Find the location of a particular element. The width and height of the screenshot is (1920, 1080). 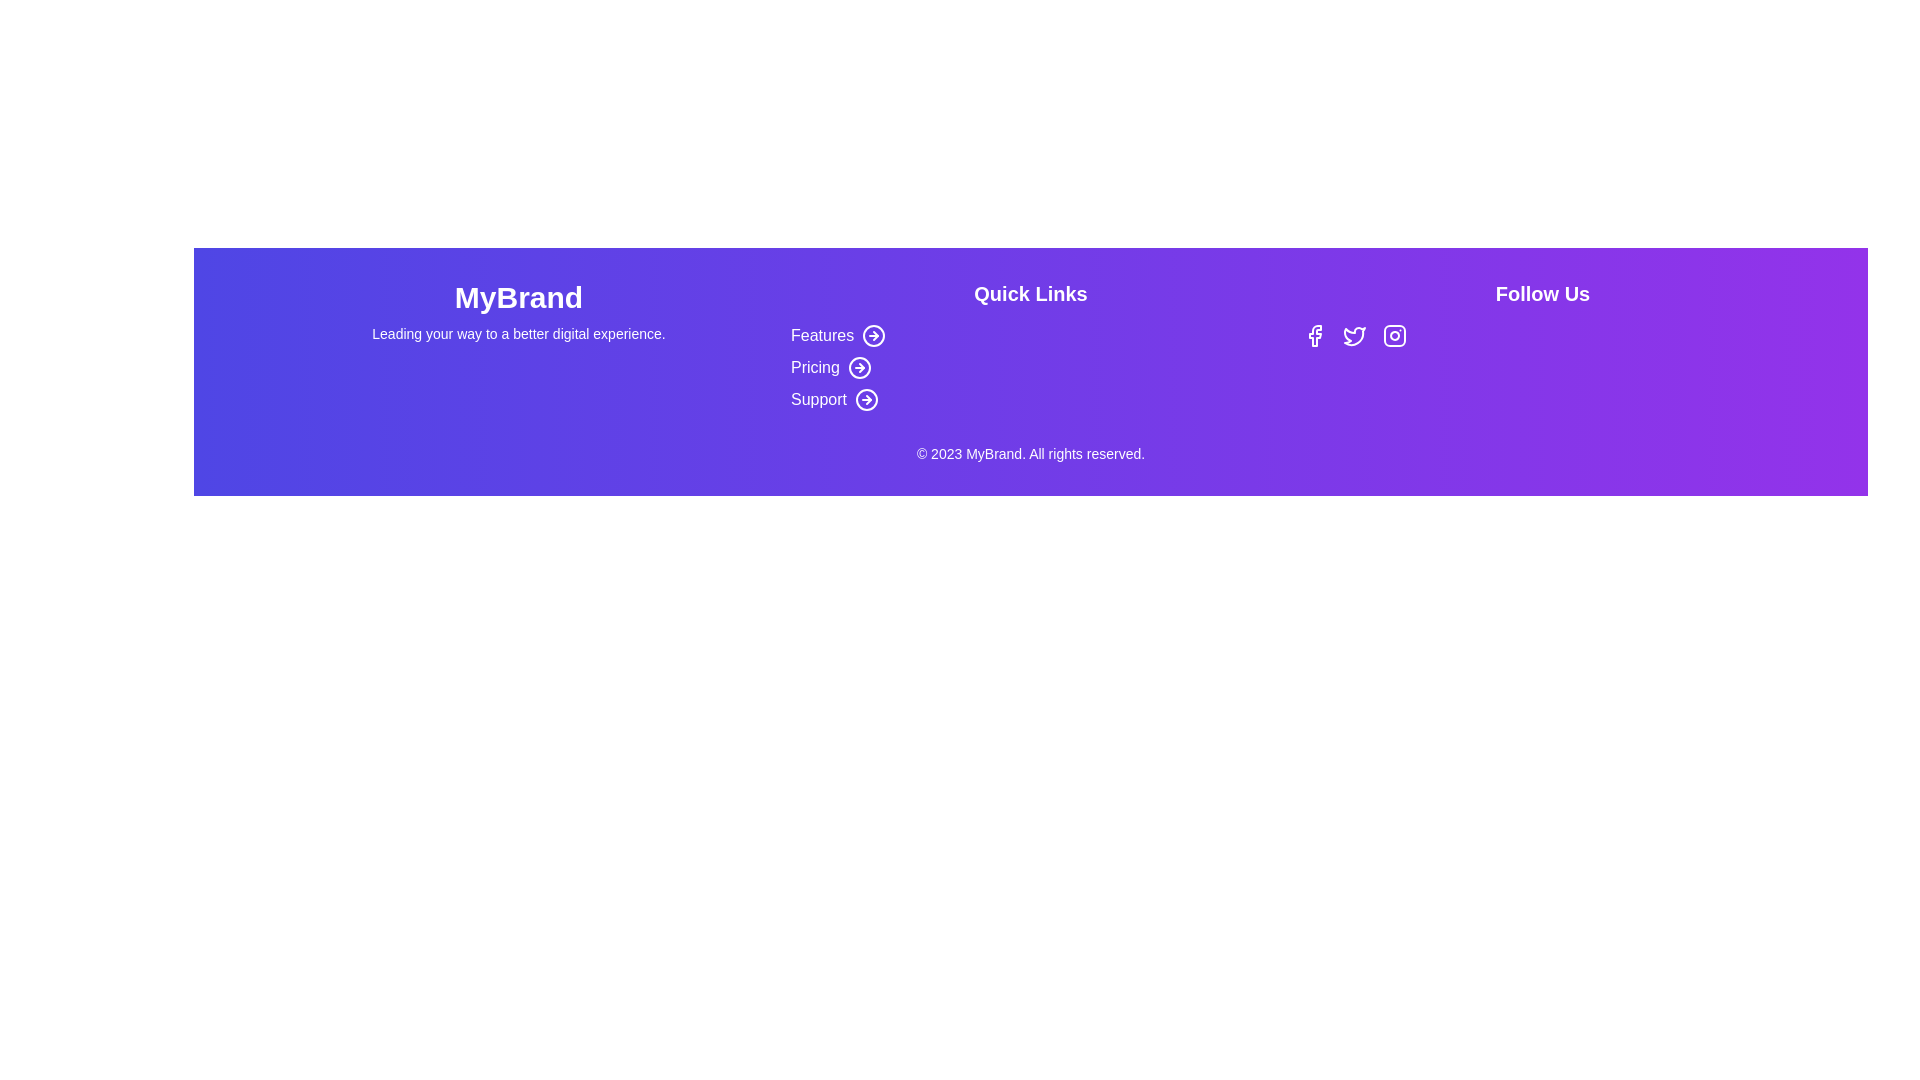

the stylized bird icon in the 'Follow Us' section of the purple footer banner is located at coordinates (1354, 334).